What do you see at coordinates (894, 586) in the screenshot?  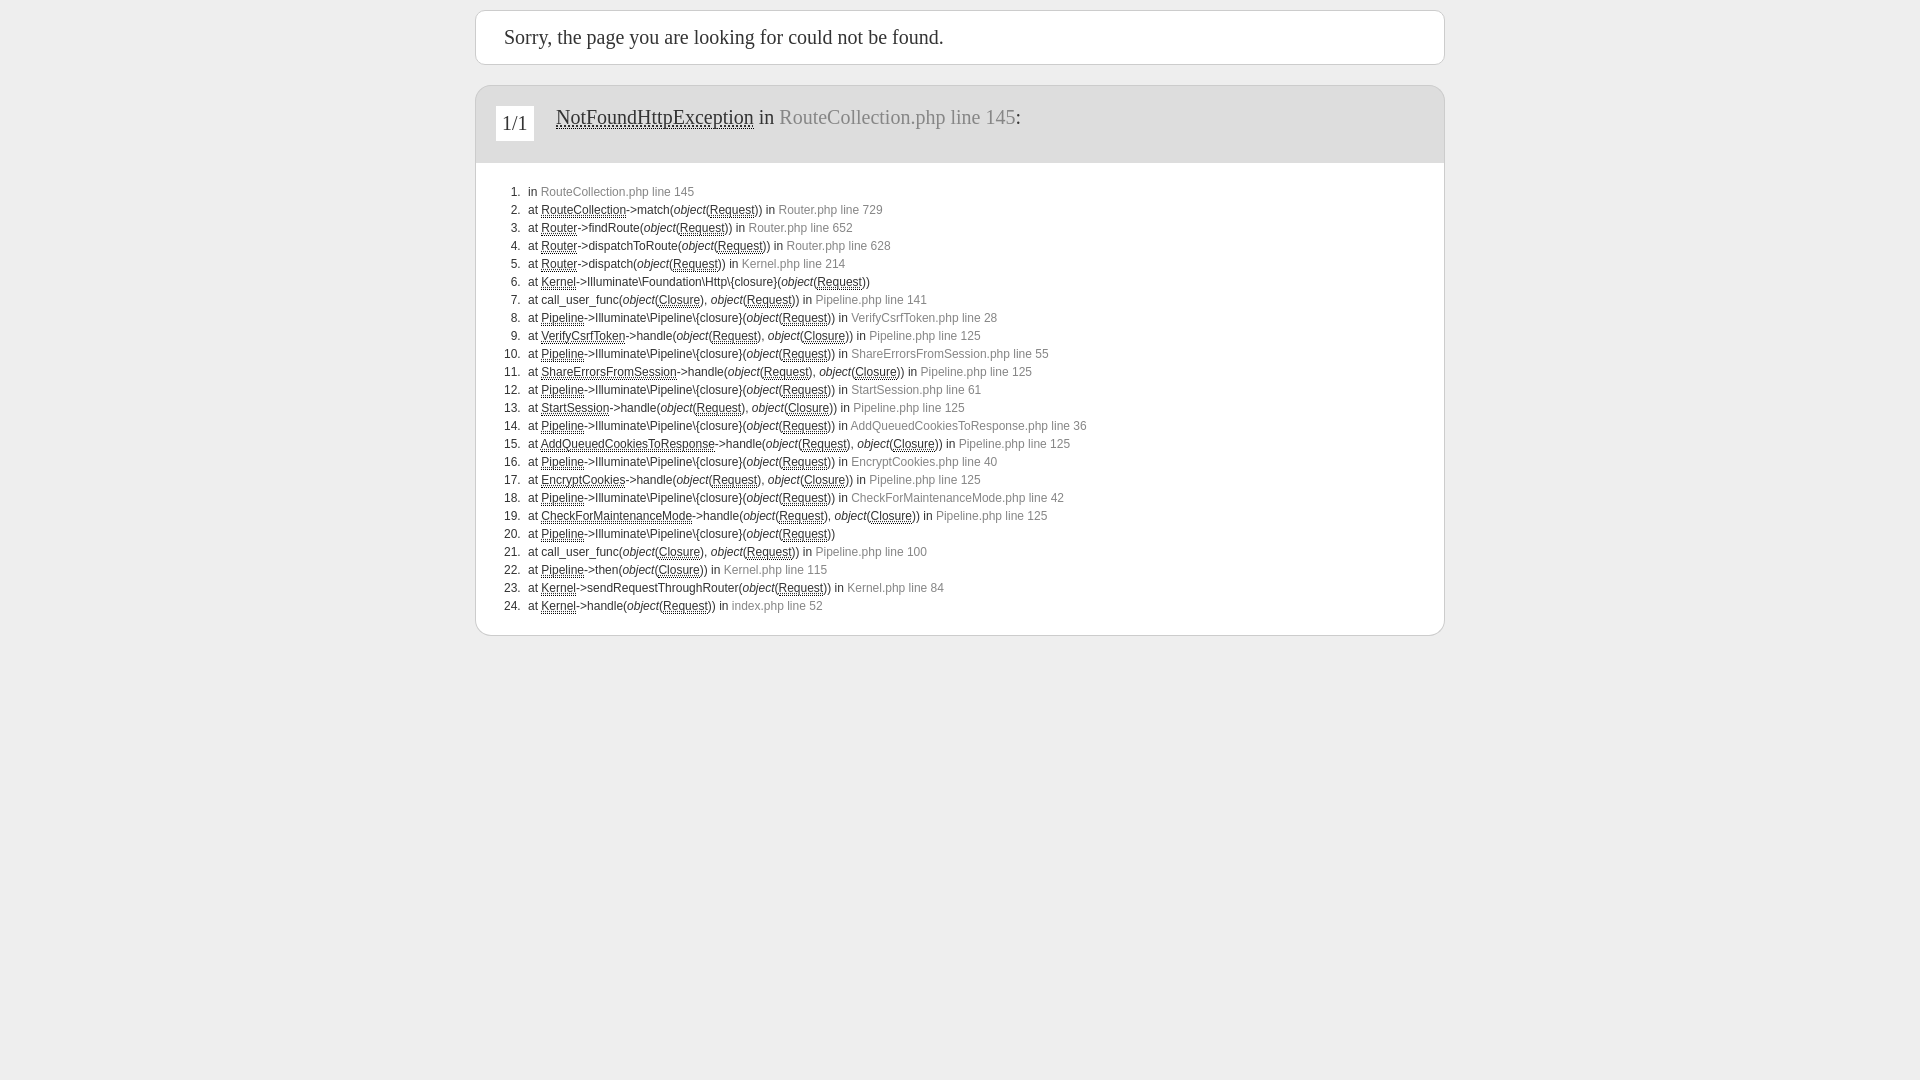 I see `'Kernel.php line 84'` at bounding box center [894, 586].